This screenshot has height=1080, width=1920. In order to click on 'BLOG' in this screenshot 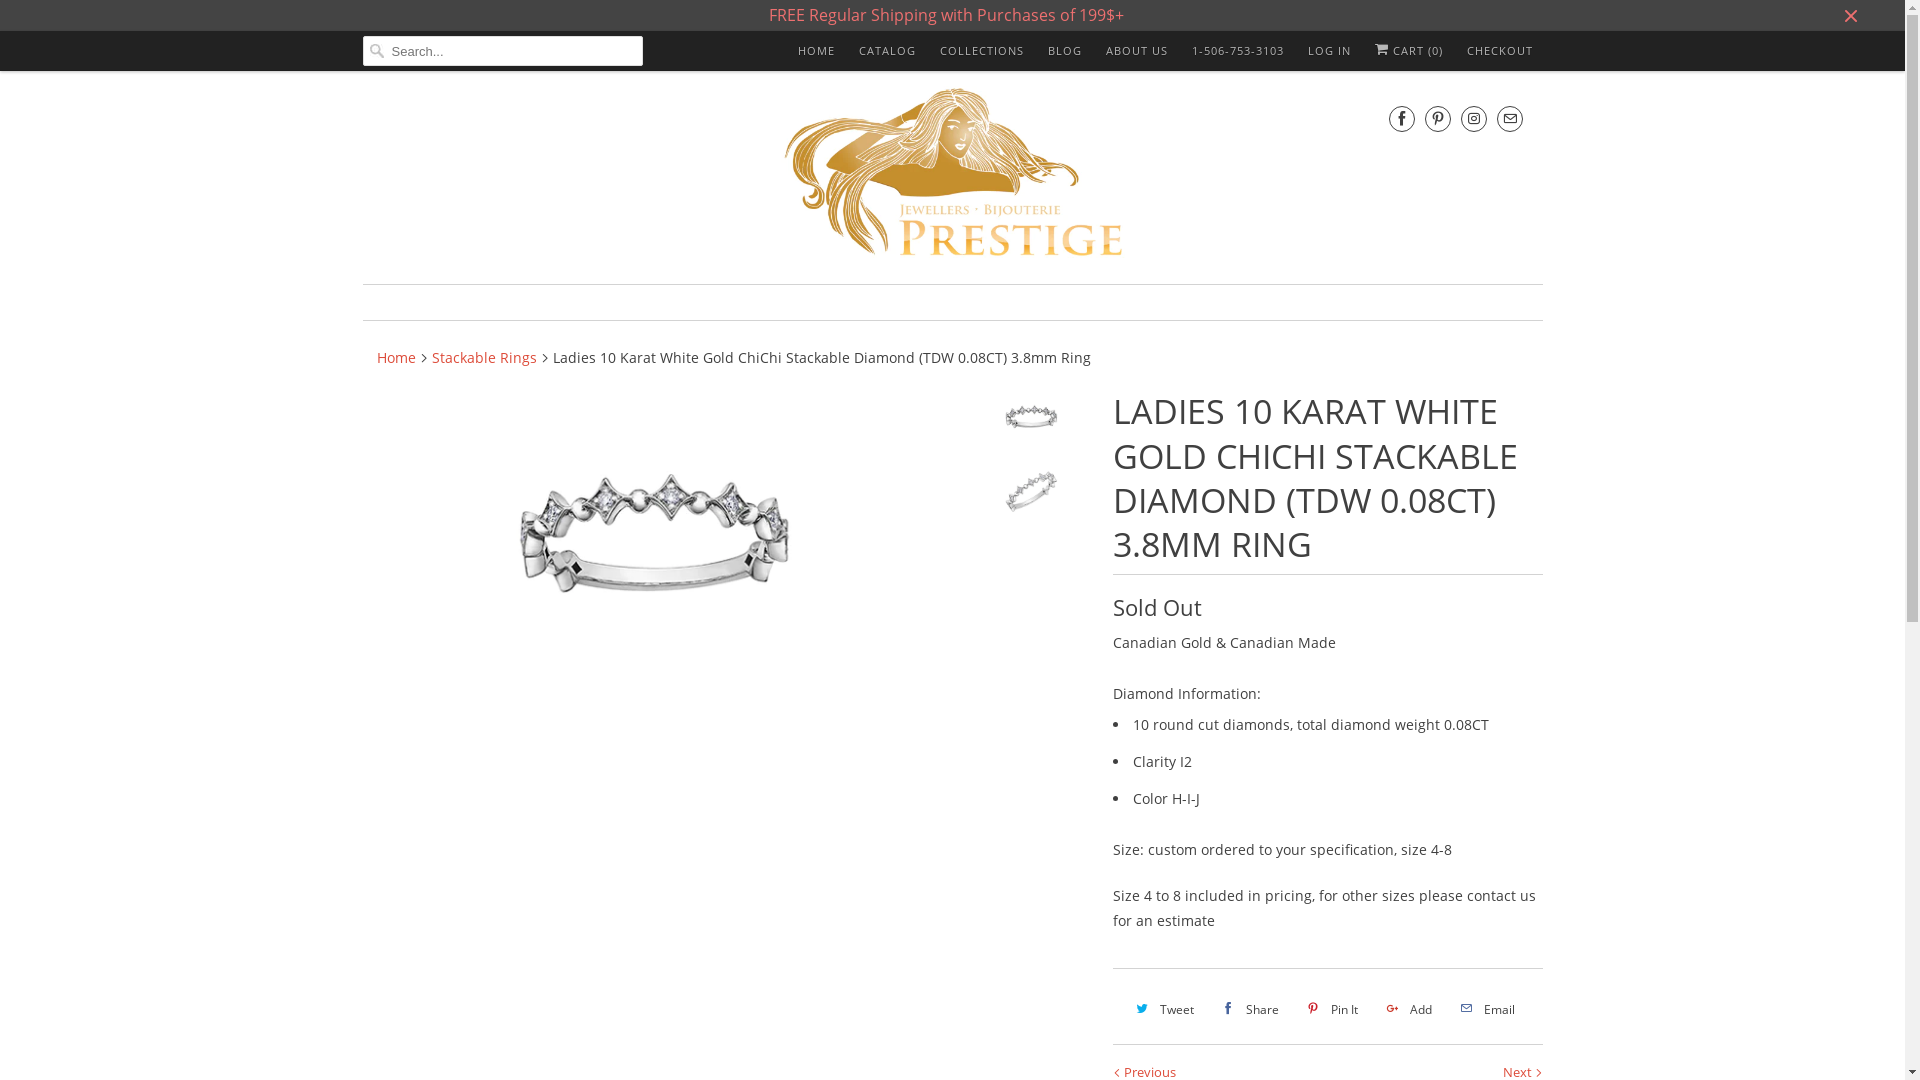, I will do `click(1046, 49)`.